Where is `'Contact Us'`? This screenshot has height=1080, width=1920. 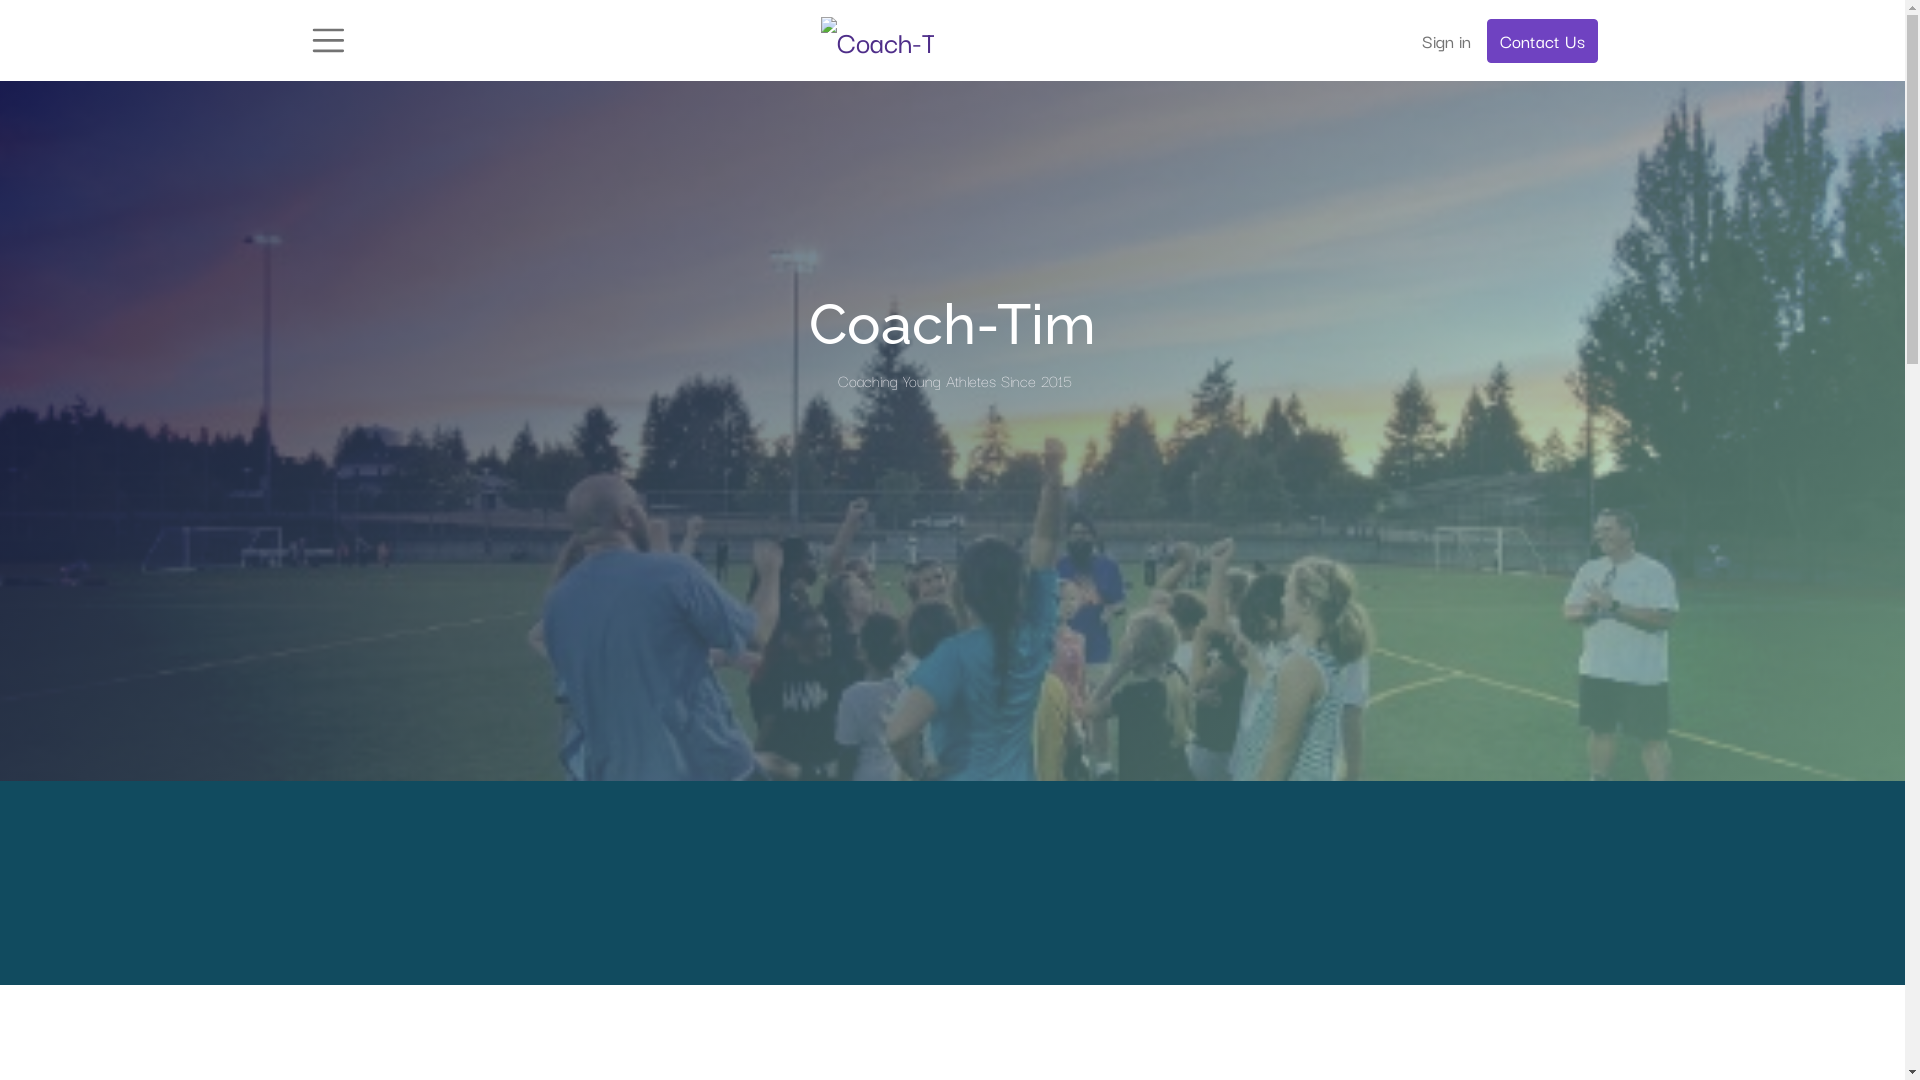 'Contact Us' is located at coordinates (1540, 41).